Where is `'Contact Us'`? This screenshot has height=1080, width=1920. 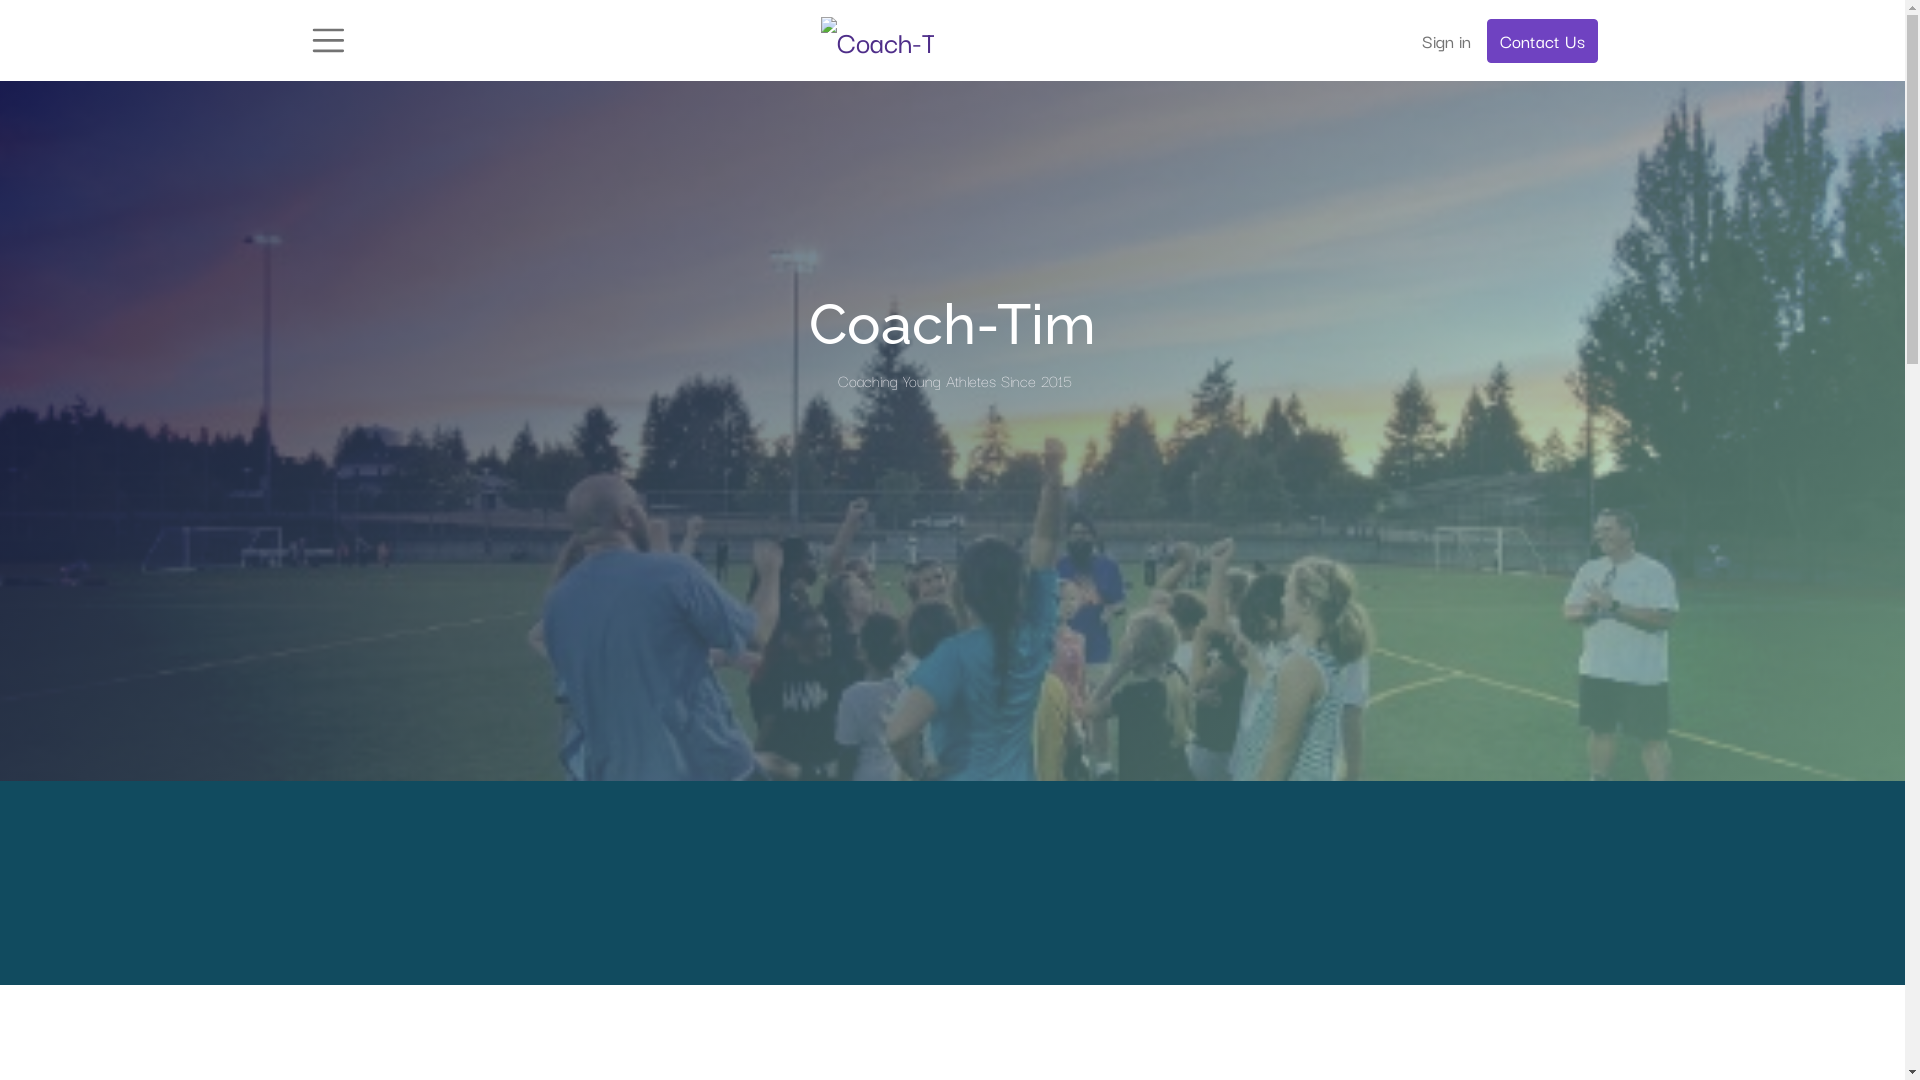 'Contact Us' is located at coordinates (1540, 41).